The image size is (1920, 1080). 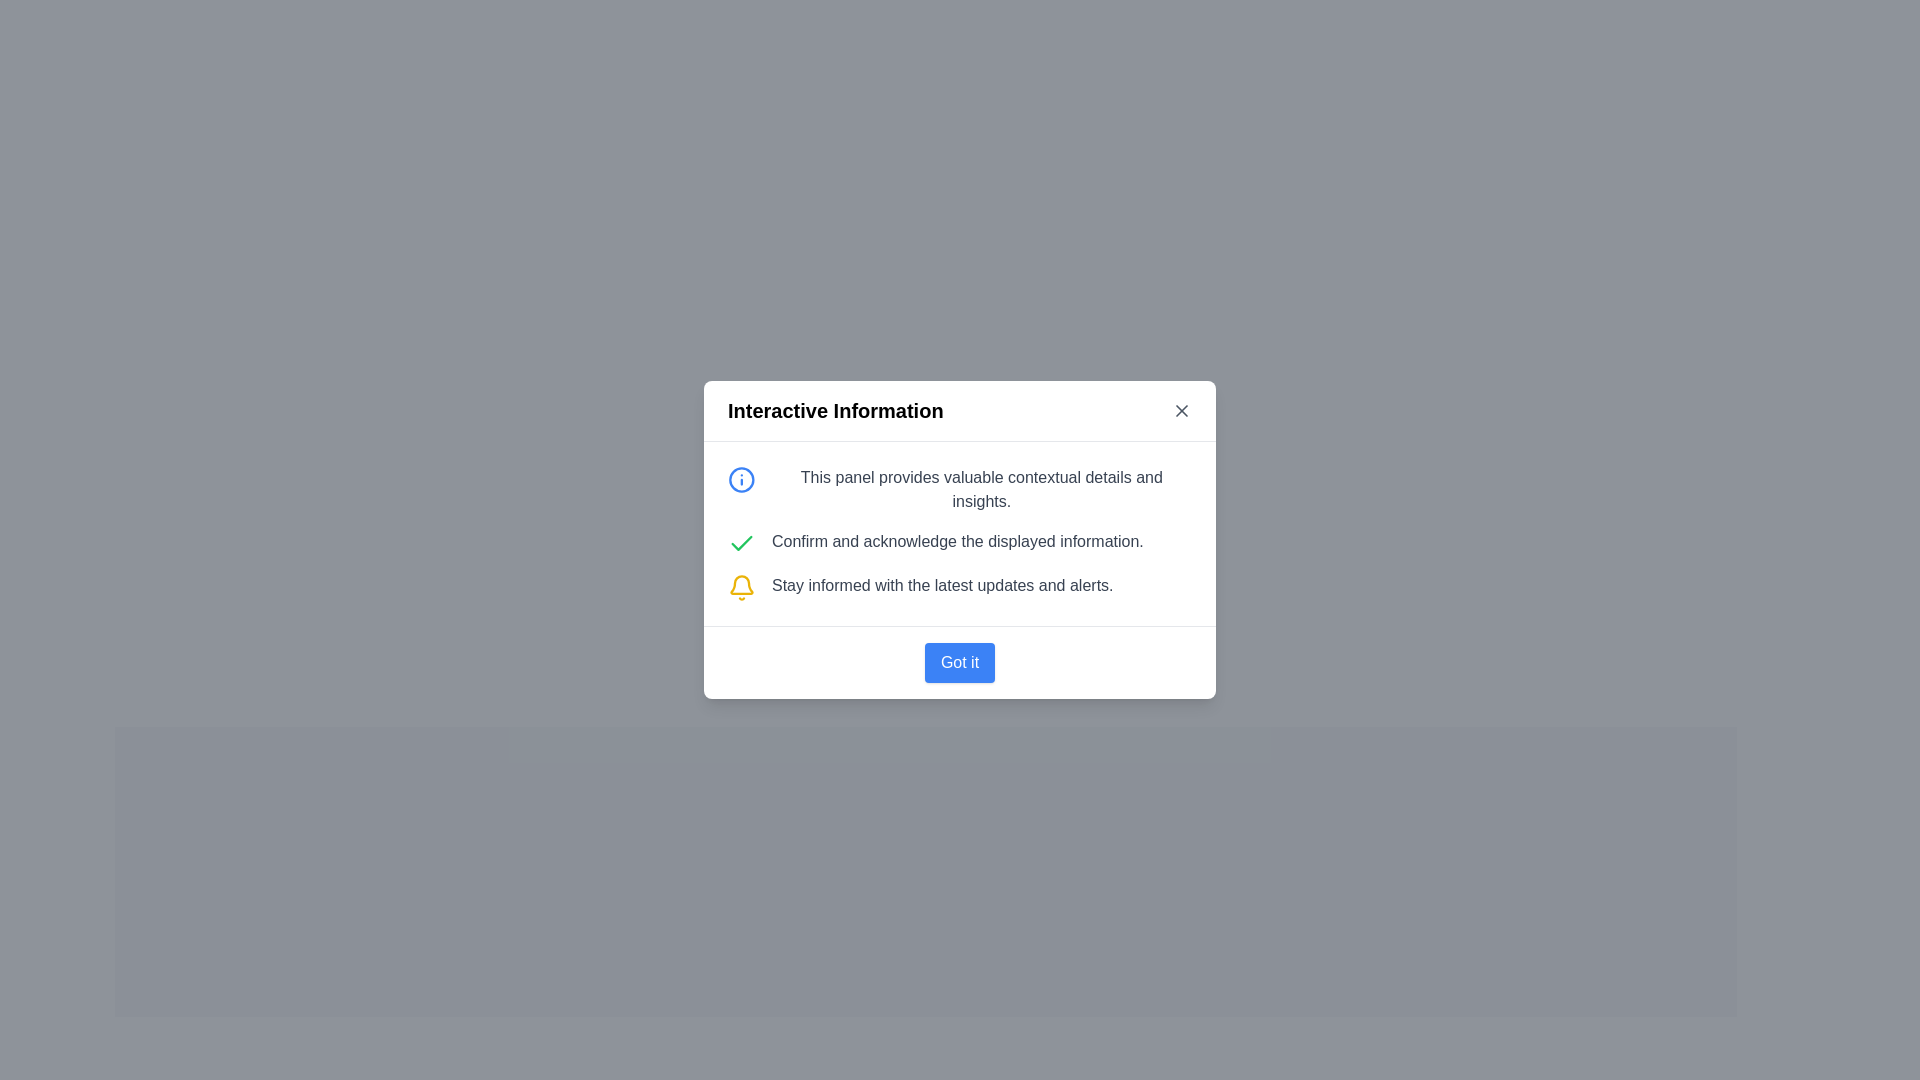 I want to click on the checkmark icon component that signifies confirmation within the dialog box, located in the second row alongside explanatory text, so click(x=741, y=543).